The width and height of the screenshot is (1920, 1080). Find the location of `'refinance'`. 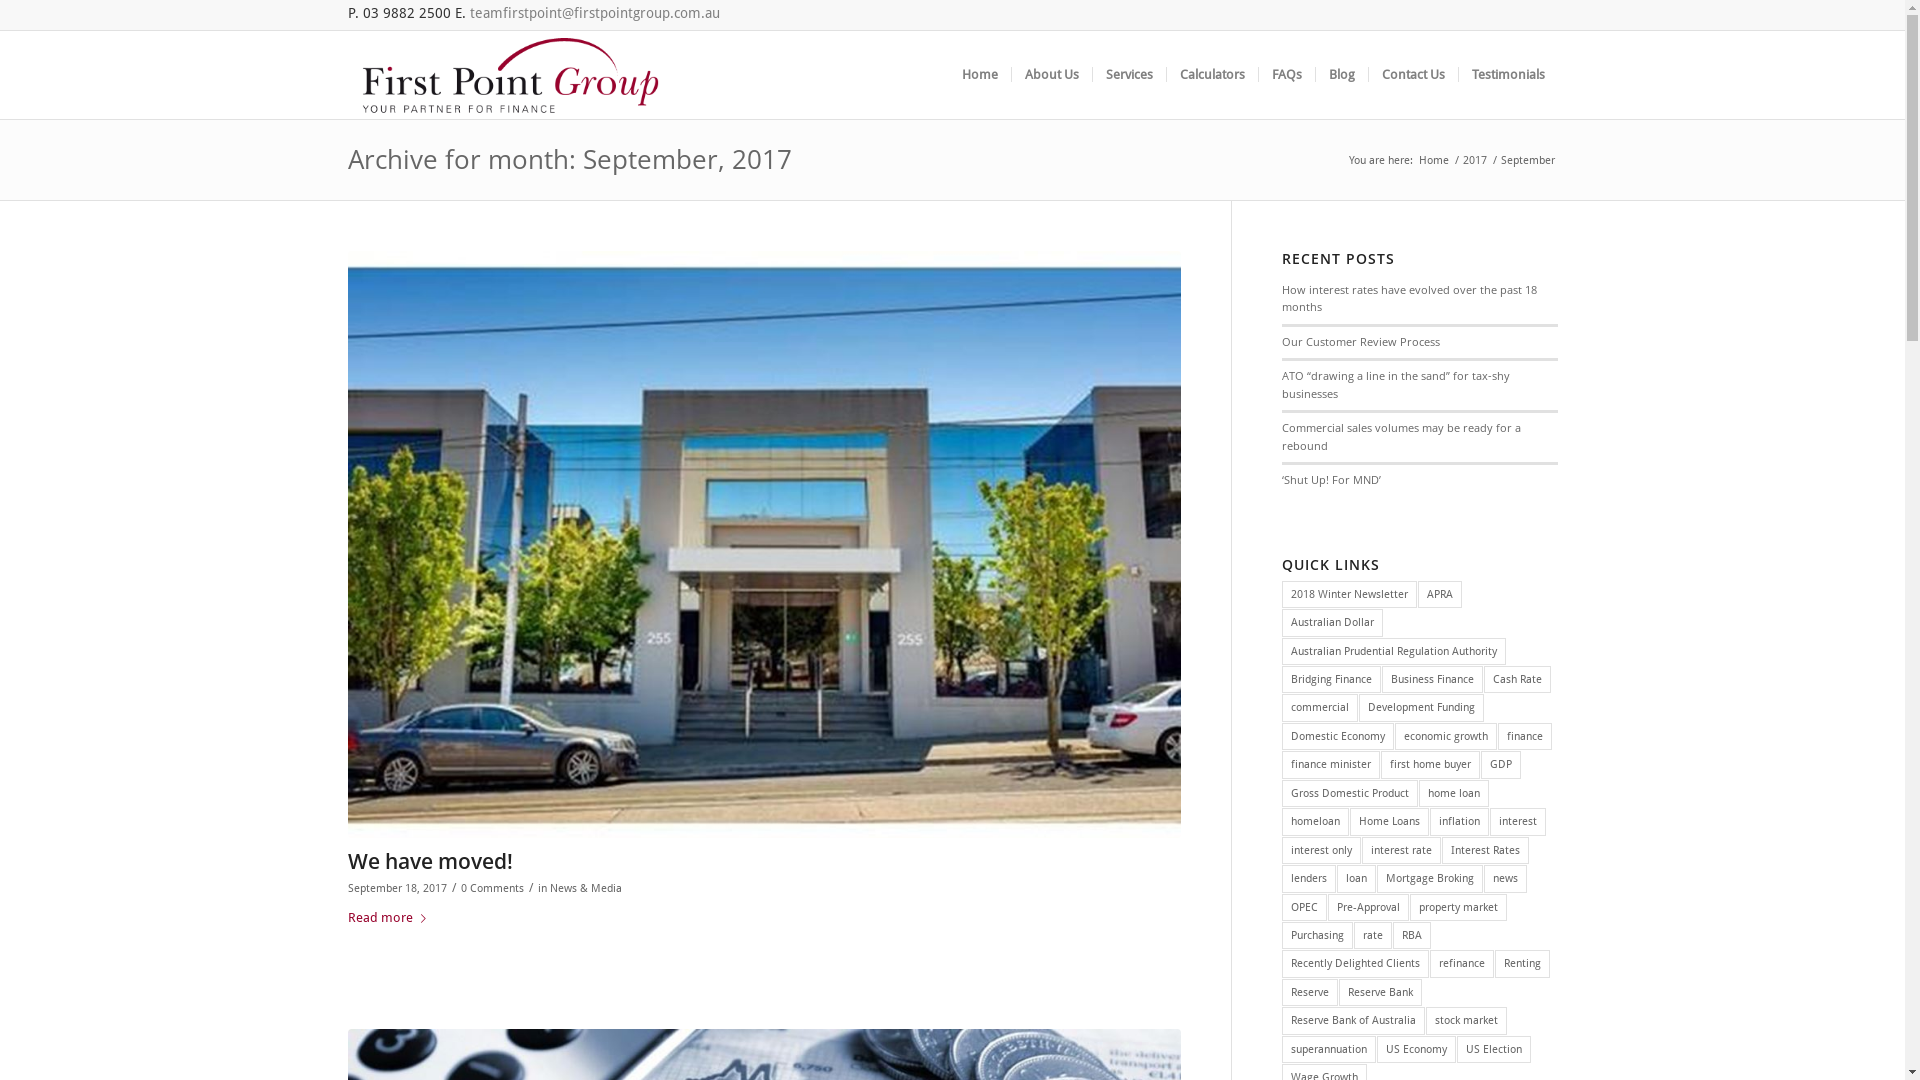

'refinance' is located at coordinates (1462, 962).